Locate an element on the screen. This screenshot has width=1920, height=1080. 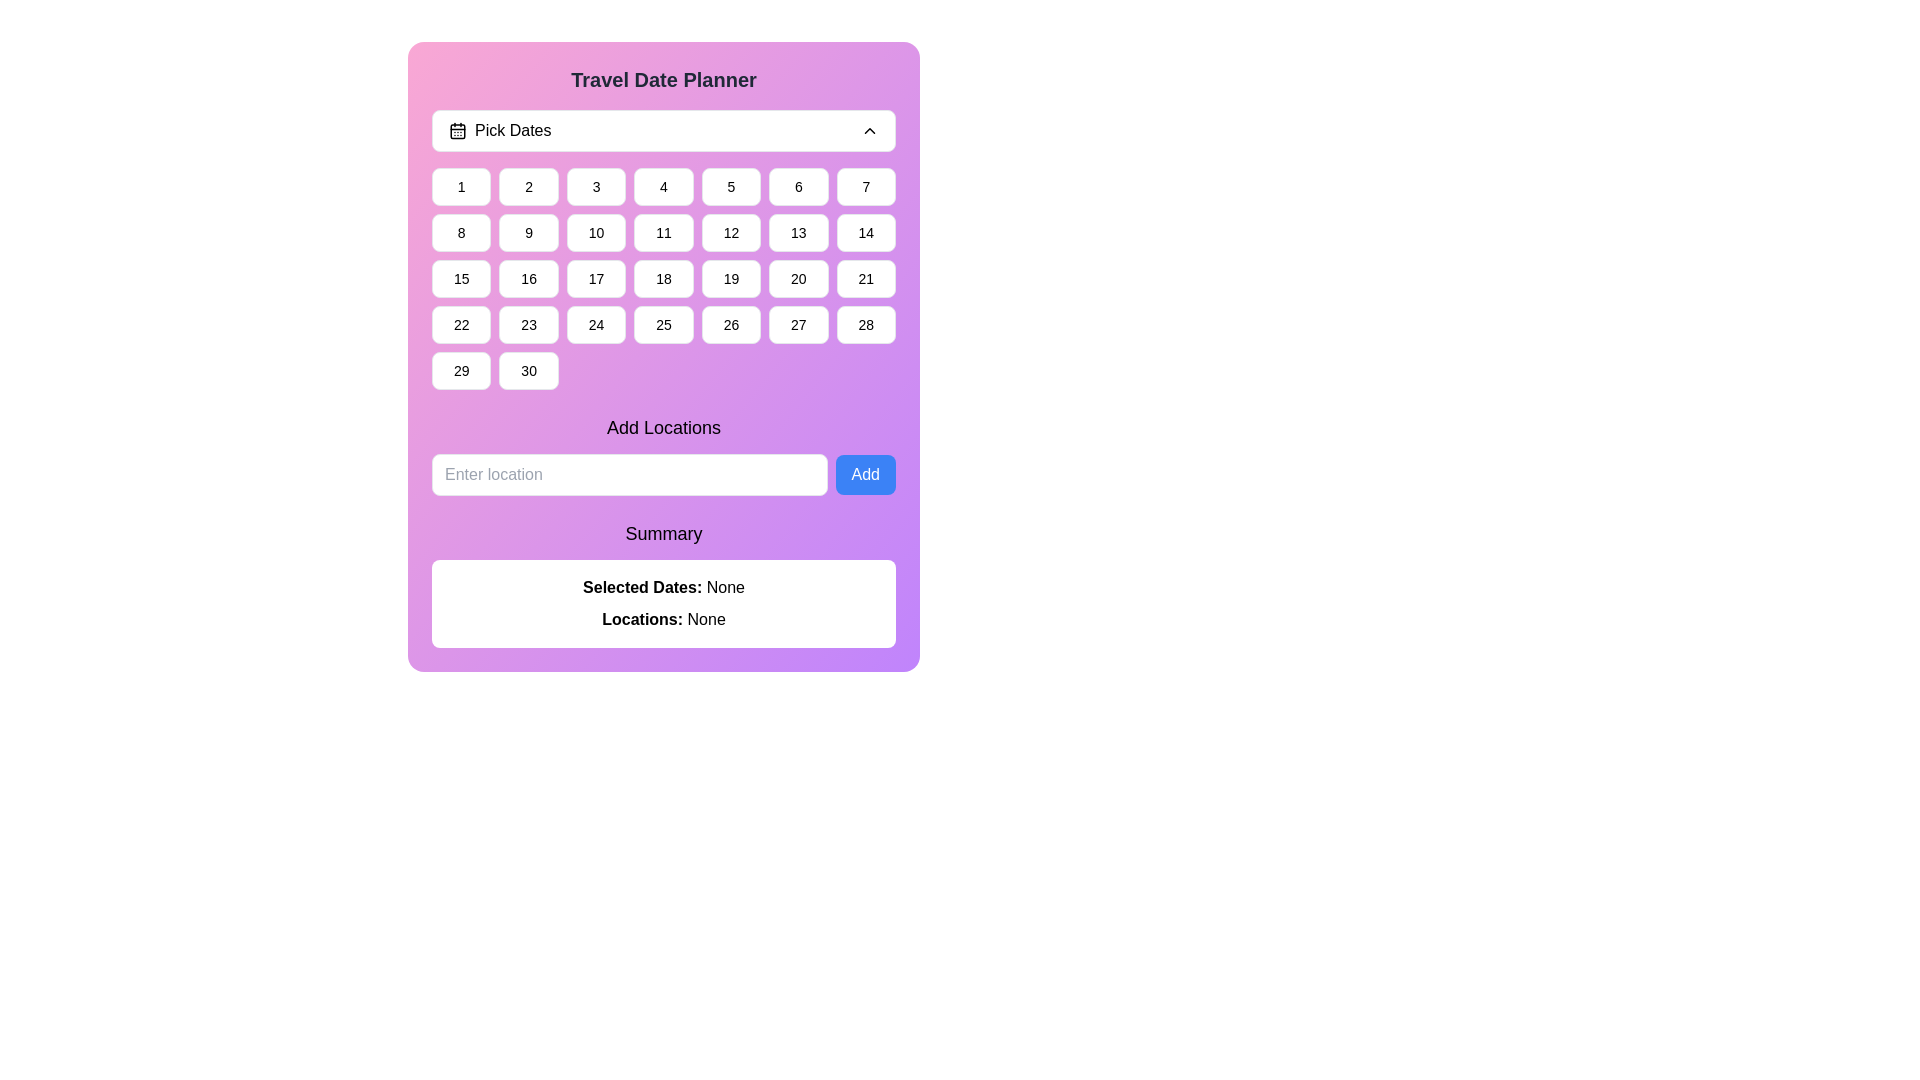
the date selector button located in the last row of a 7-column grid, specifically the seventh column, beneath the element labeled '21' is located at coordinates (865, 323).